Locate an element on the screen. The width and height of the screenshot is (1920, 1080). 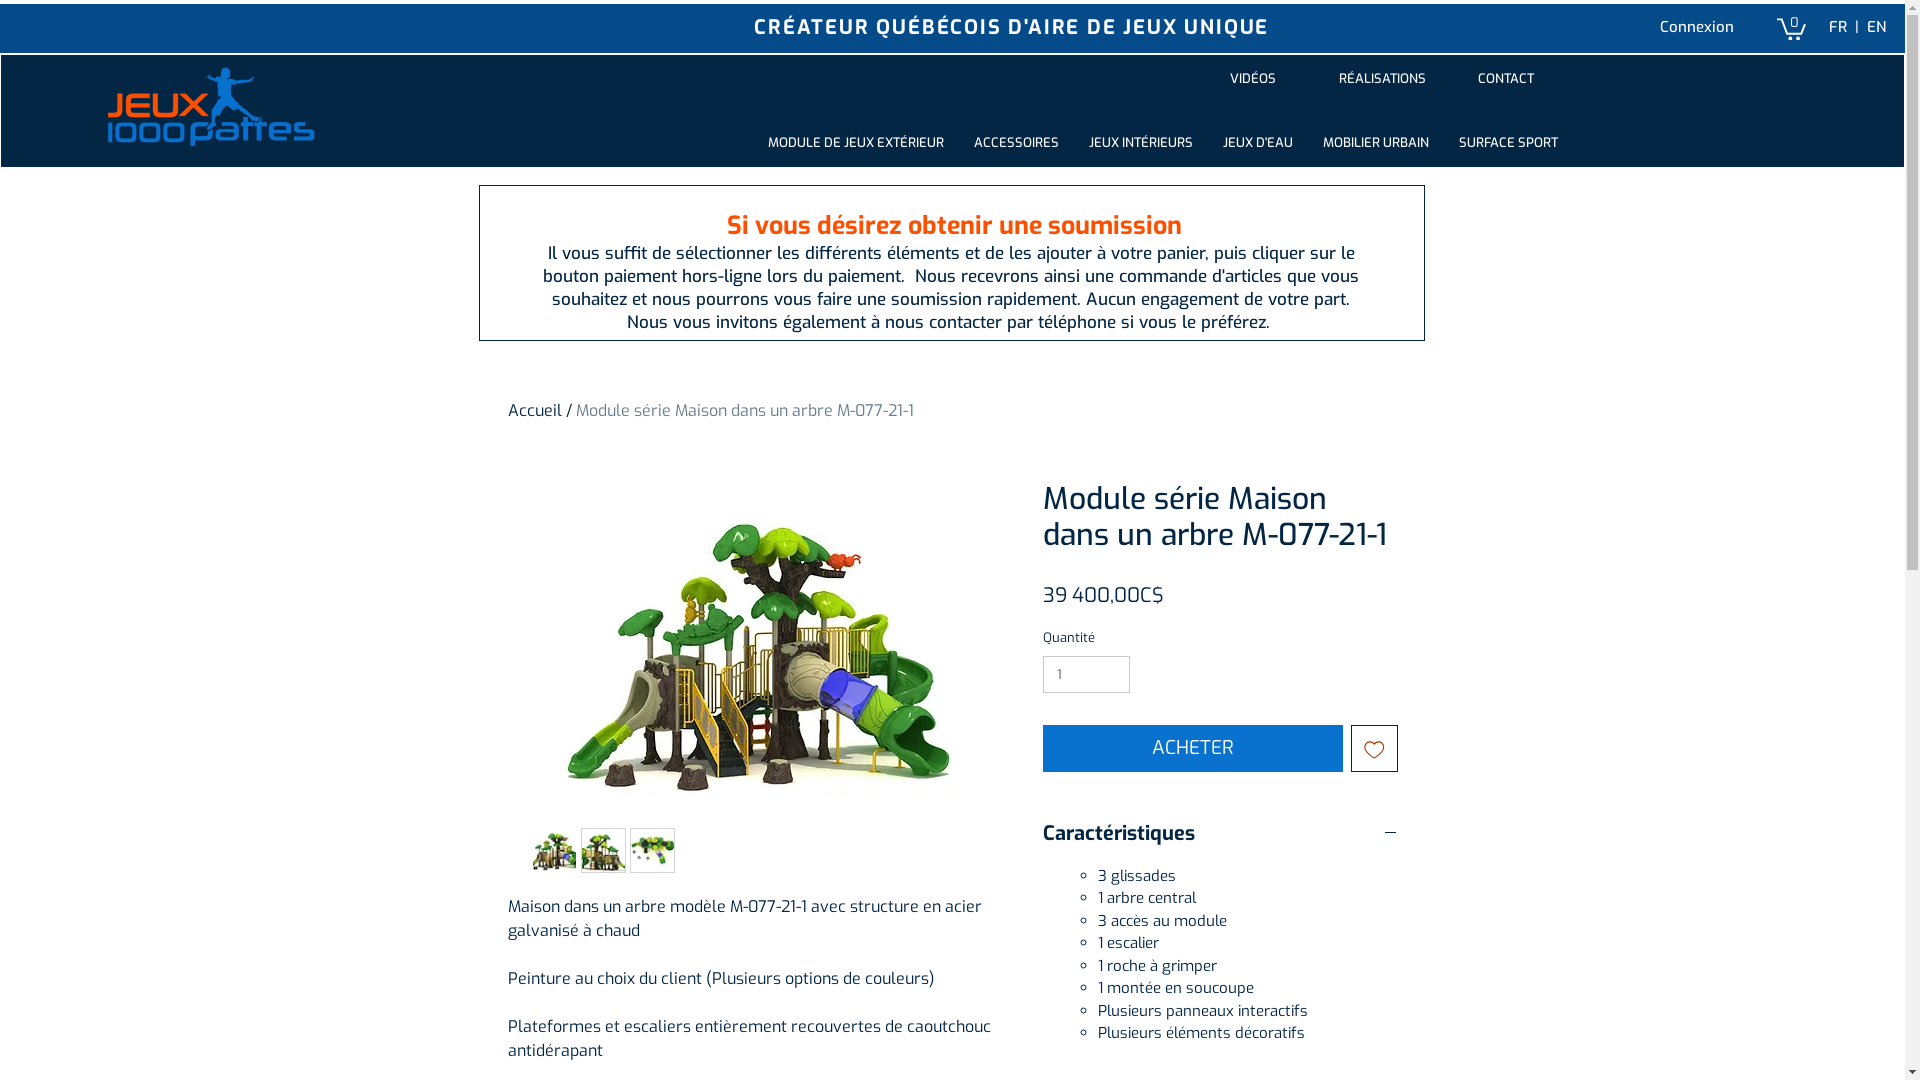
'ACHETER' is located at coordinates (1192, 748).